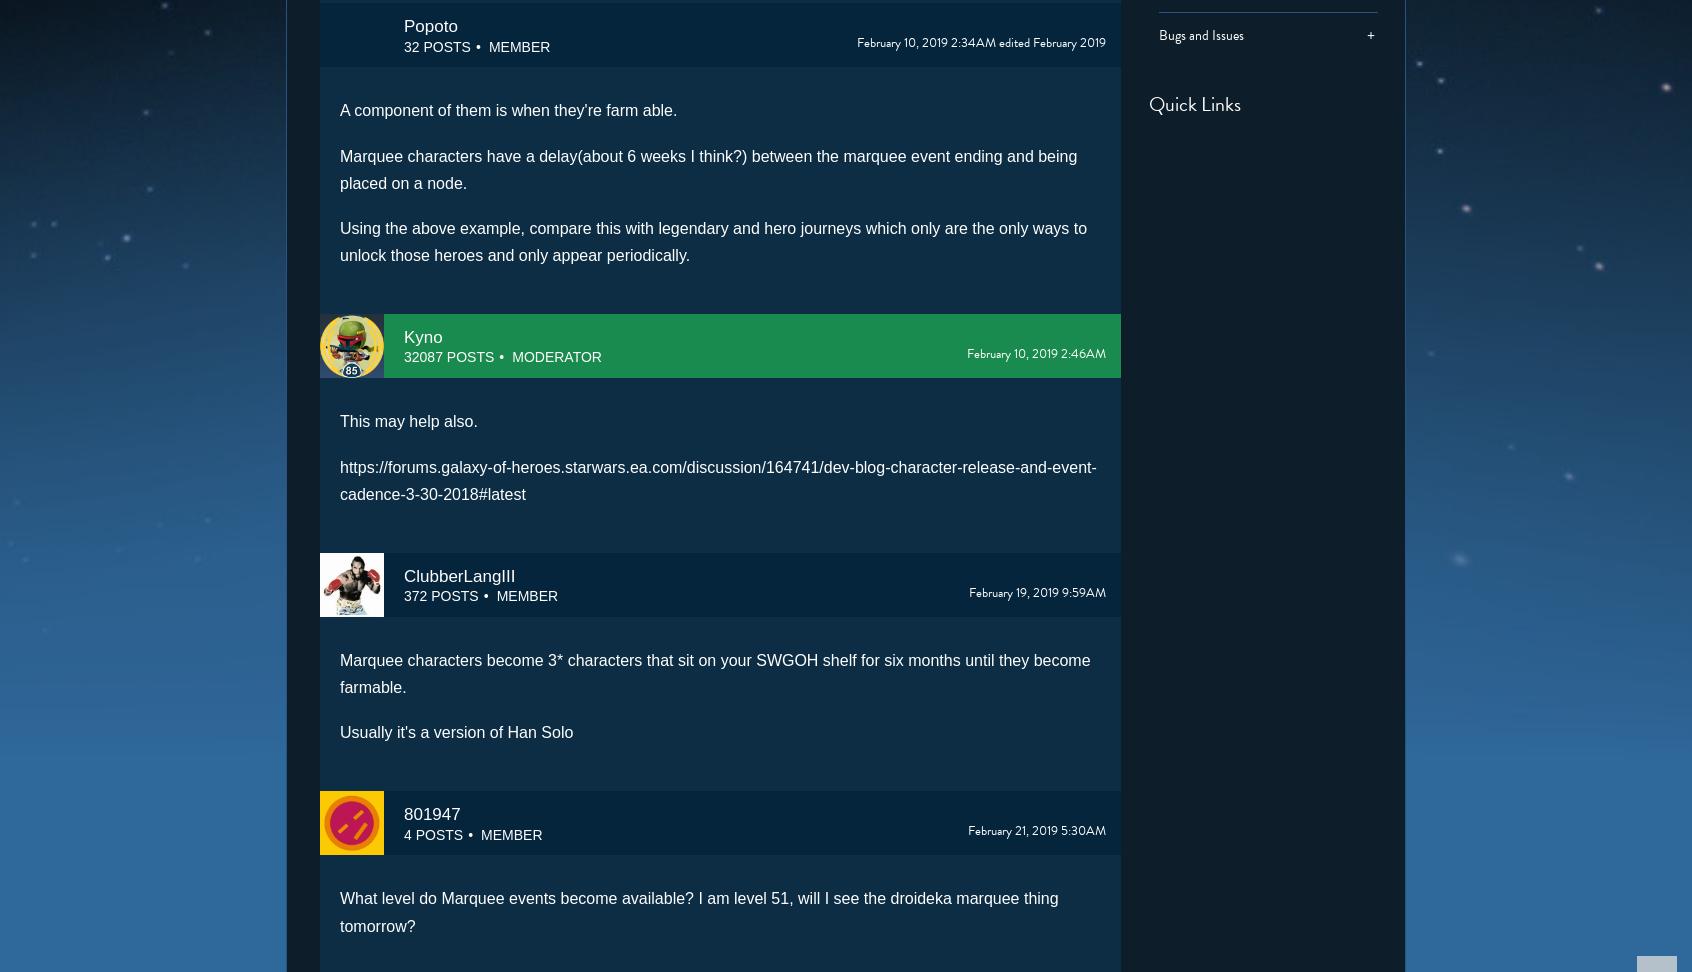 This screenshot has height=972, width=1692. Describe the element at coordinates (1036, 591) in the screenshot. I see `'February 19, 2019 9:59AM'` at that location.